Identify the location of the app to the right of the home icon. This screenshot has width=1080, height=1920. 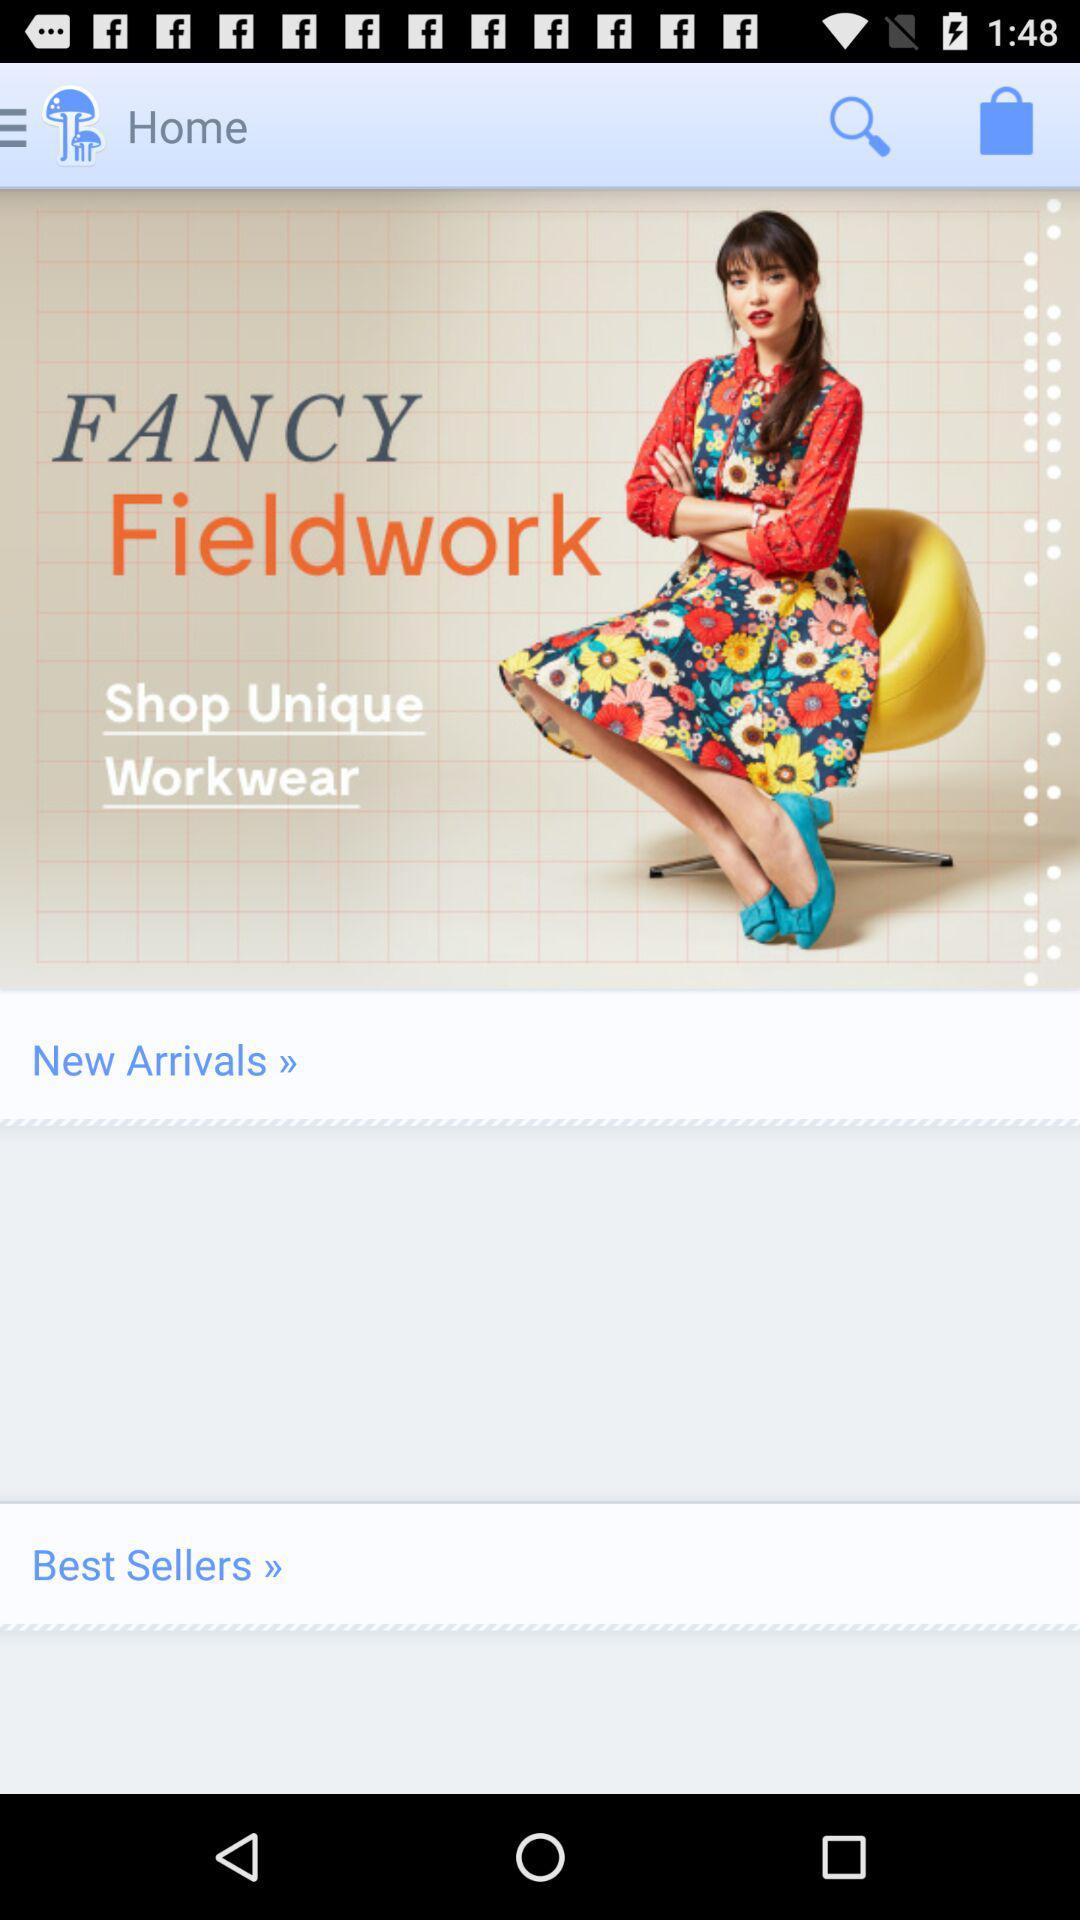
(858, 124).